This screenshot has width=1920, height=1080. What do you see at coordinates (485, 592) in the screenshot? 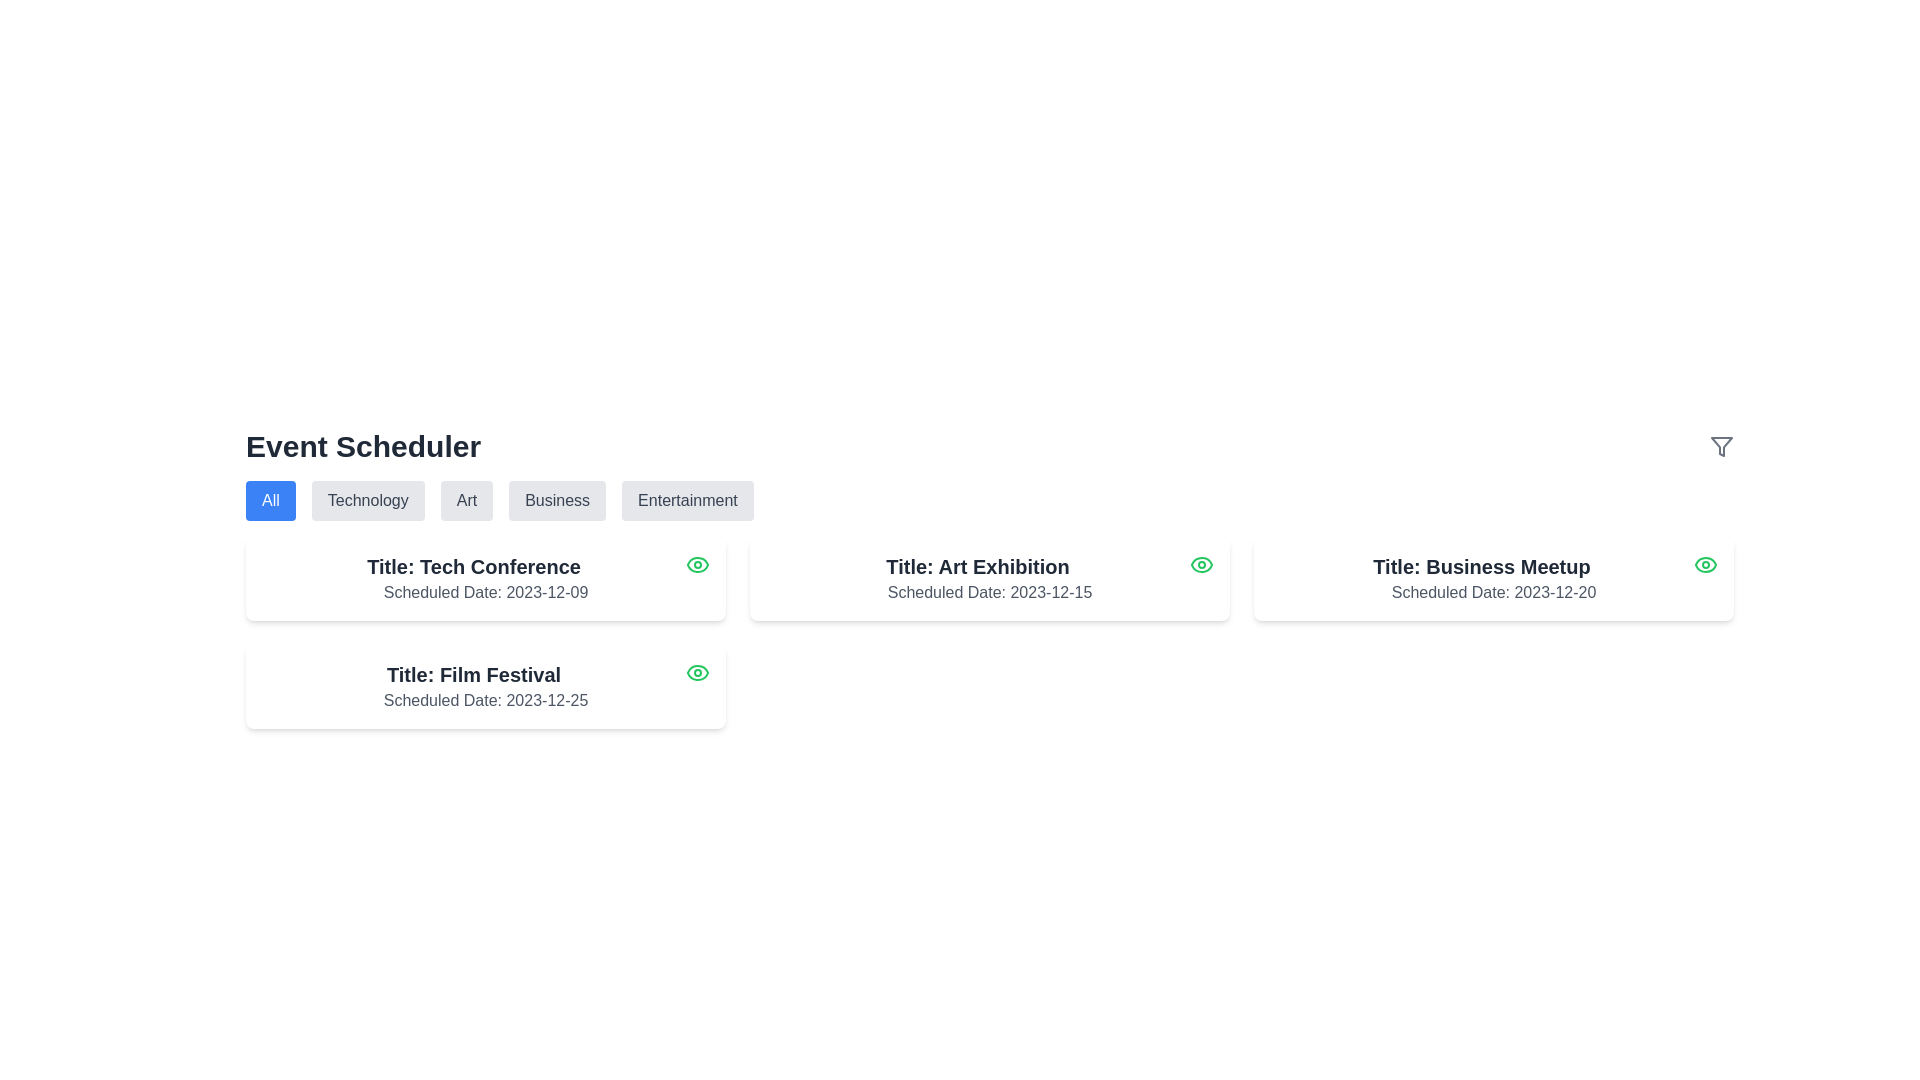
I see `the static text element that provides information about the scheduled date of the event, December 9th, 2023, located beneath the title 'Tech Conference' in the top-left event card` at bounding box center [485, 592].